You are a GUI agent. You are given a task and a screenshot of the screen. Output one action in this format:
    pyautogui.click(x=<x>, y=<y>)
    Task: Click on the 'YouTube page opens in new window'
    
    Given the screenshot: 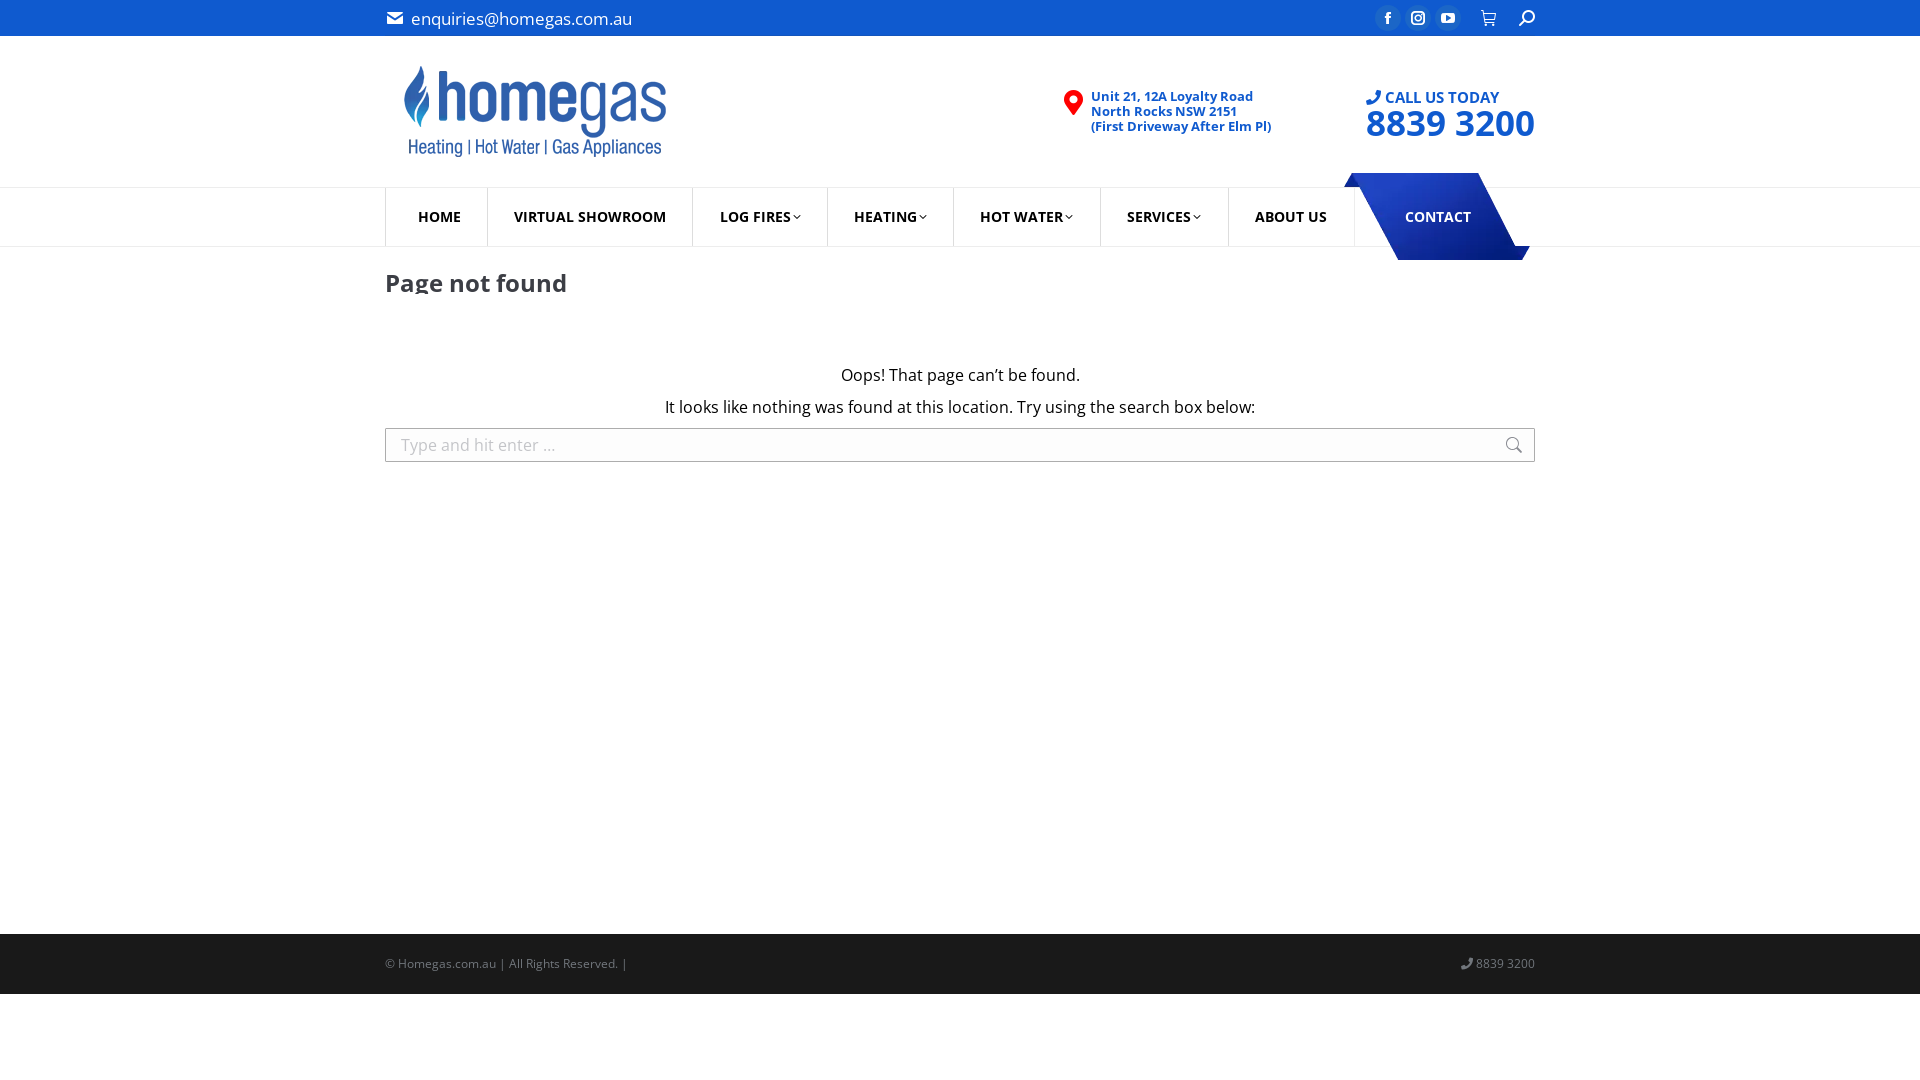 What is the action you would take?
    pyautogui.click(x=1448, y=18)
    